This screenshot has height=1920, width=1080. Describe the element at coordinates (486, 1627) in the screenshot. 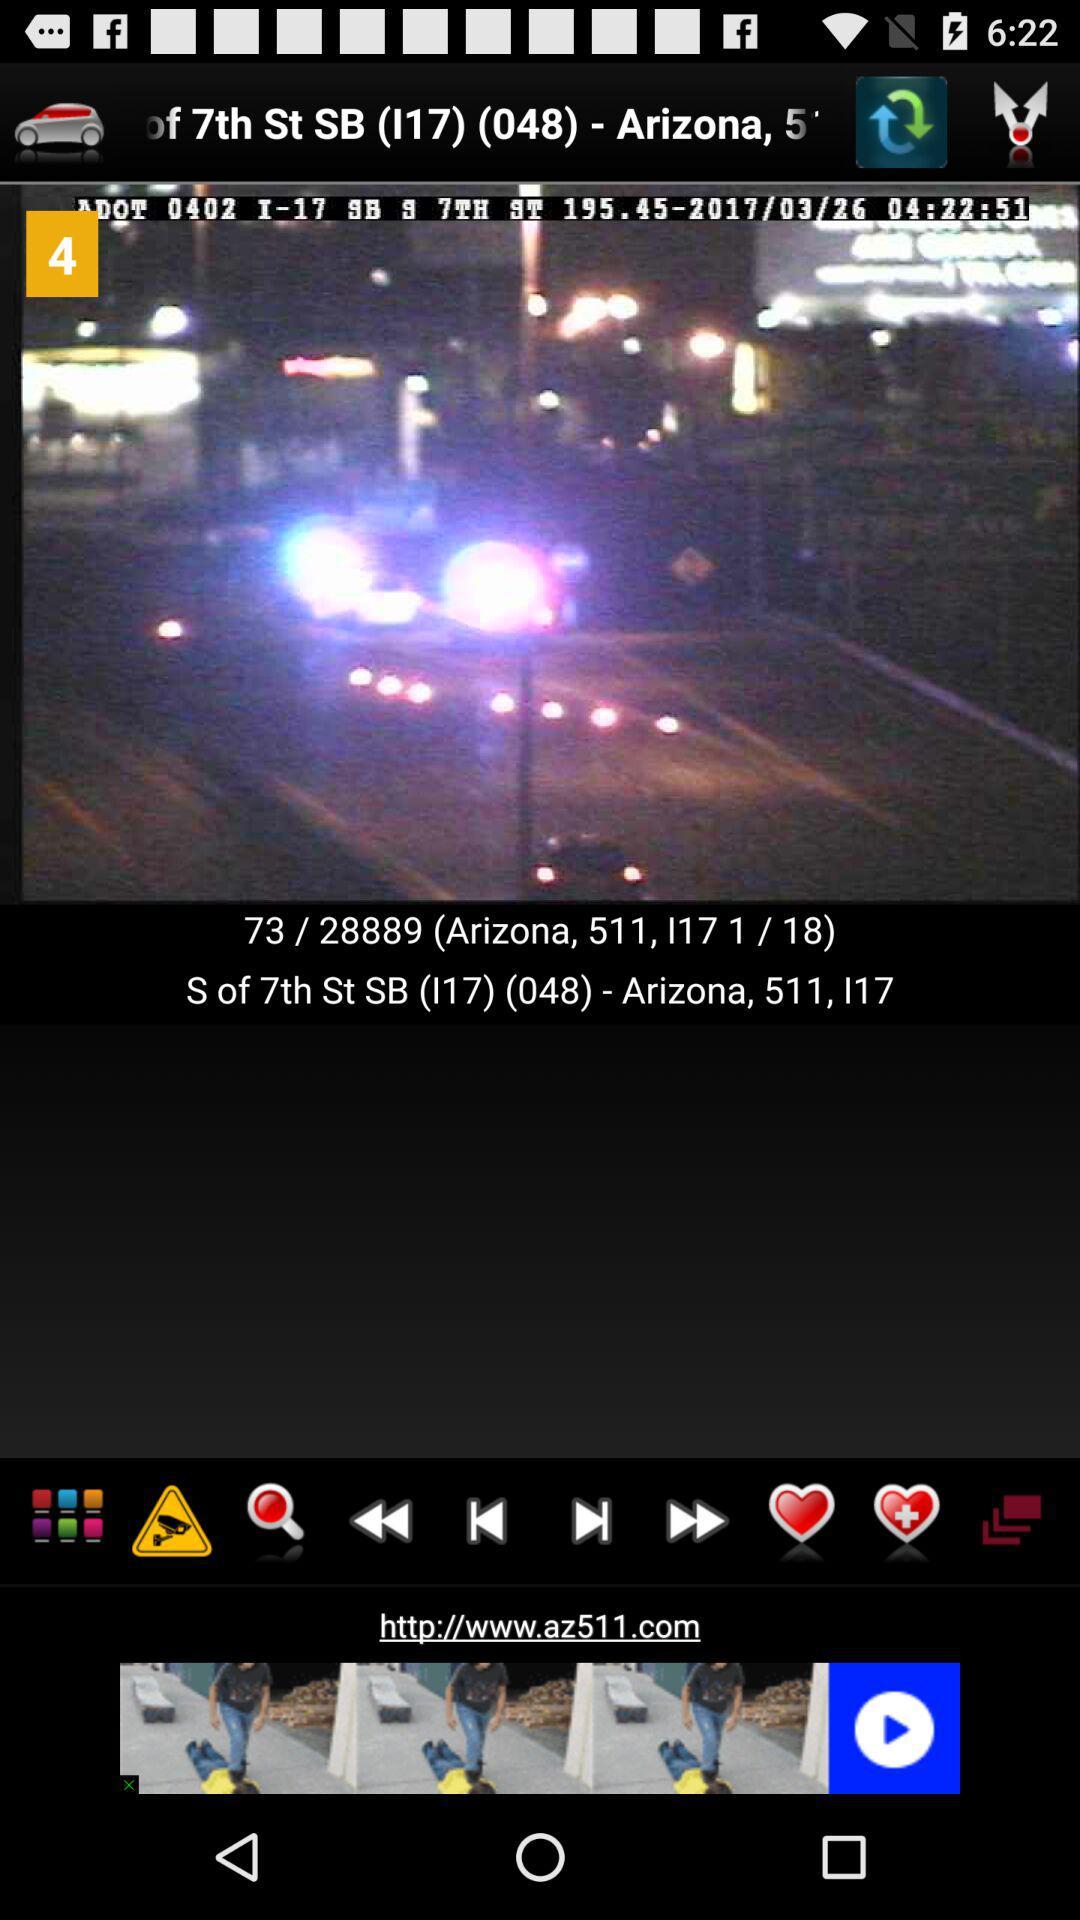

I see `the skip_previous icon` at that location.